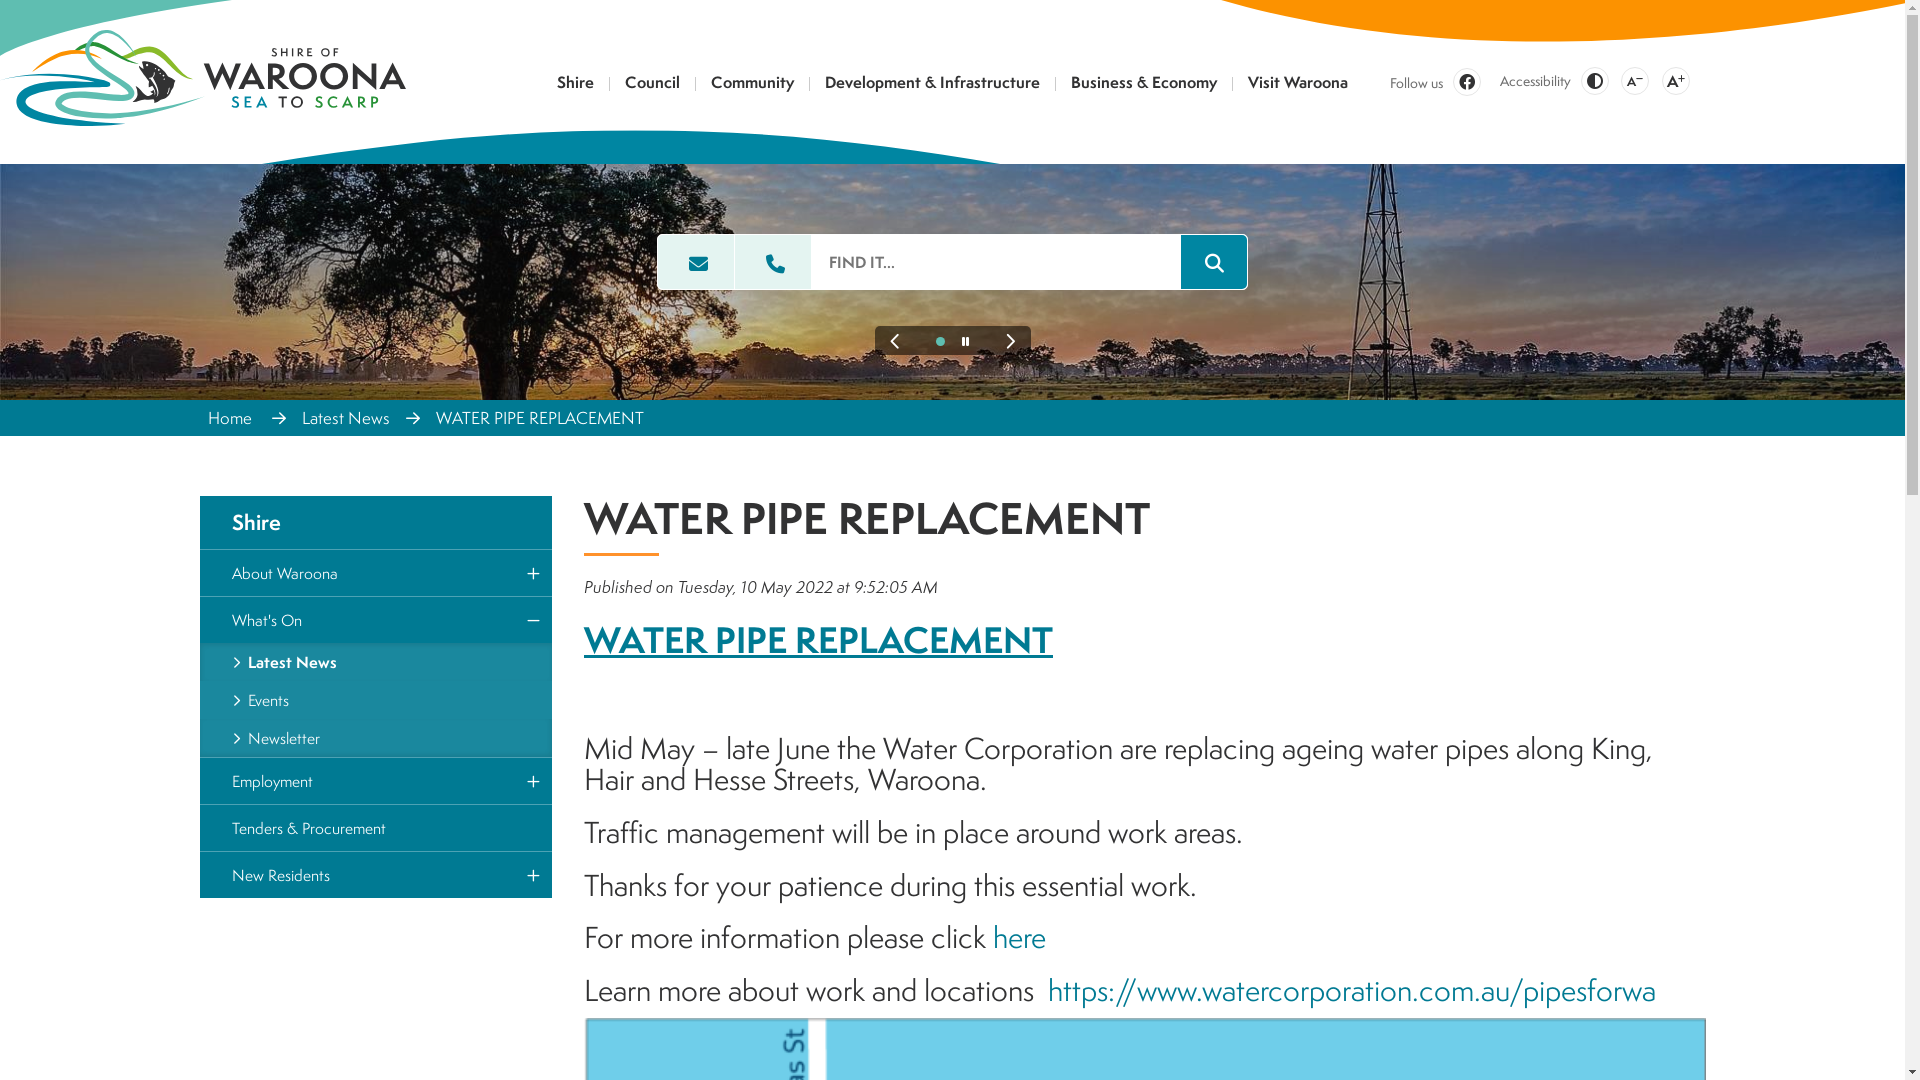 Image resolution: width=1920 pixels, height=1080 pixels. I want to click on 'Shire', so click(575, 87).